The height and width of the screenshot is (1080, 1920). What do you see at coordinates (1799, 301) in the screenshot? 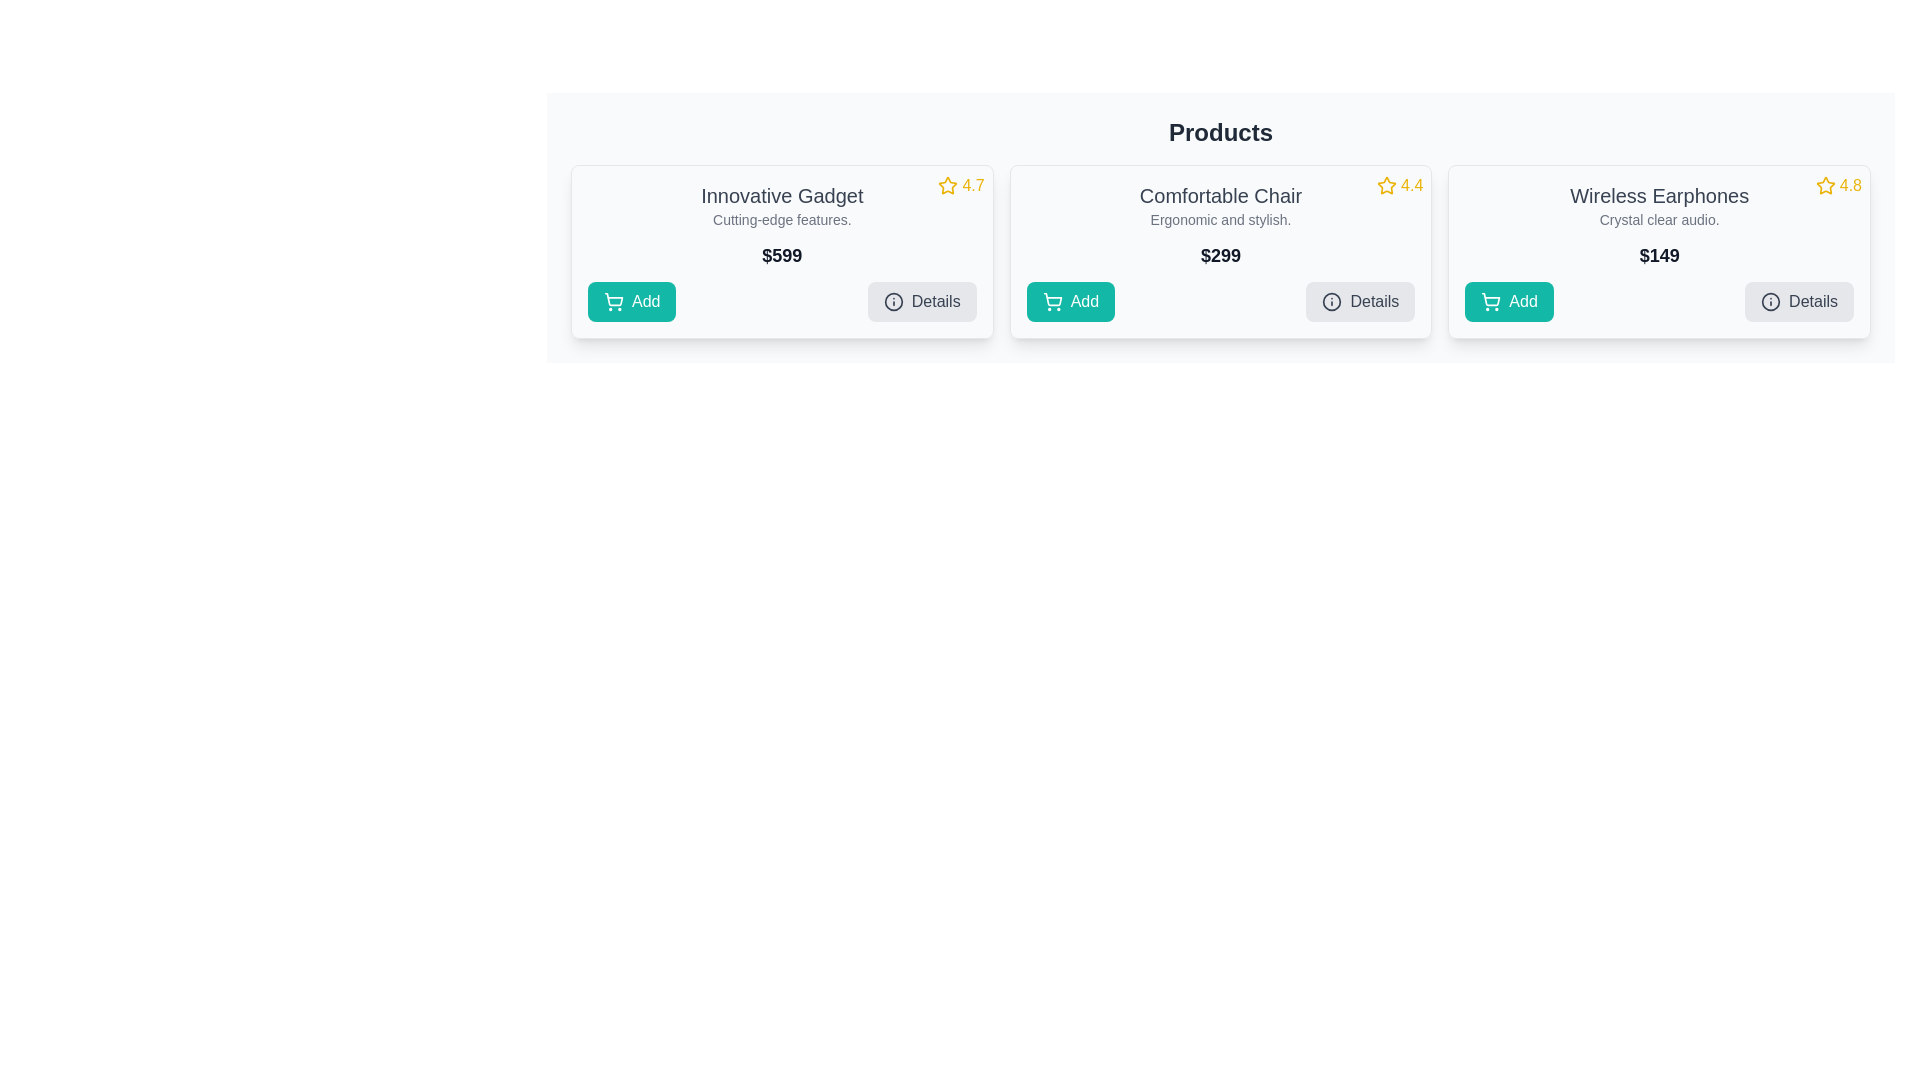
I see `the second interactive button in the bottom-right corner of the 'Wireless Earphones' product card` at bounding box center [1799, 301].